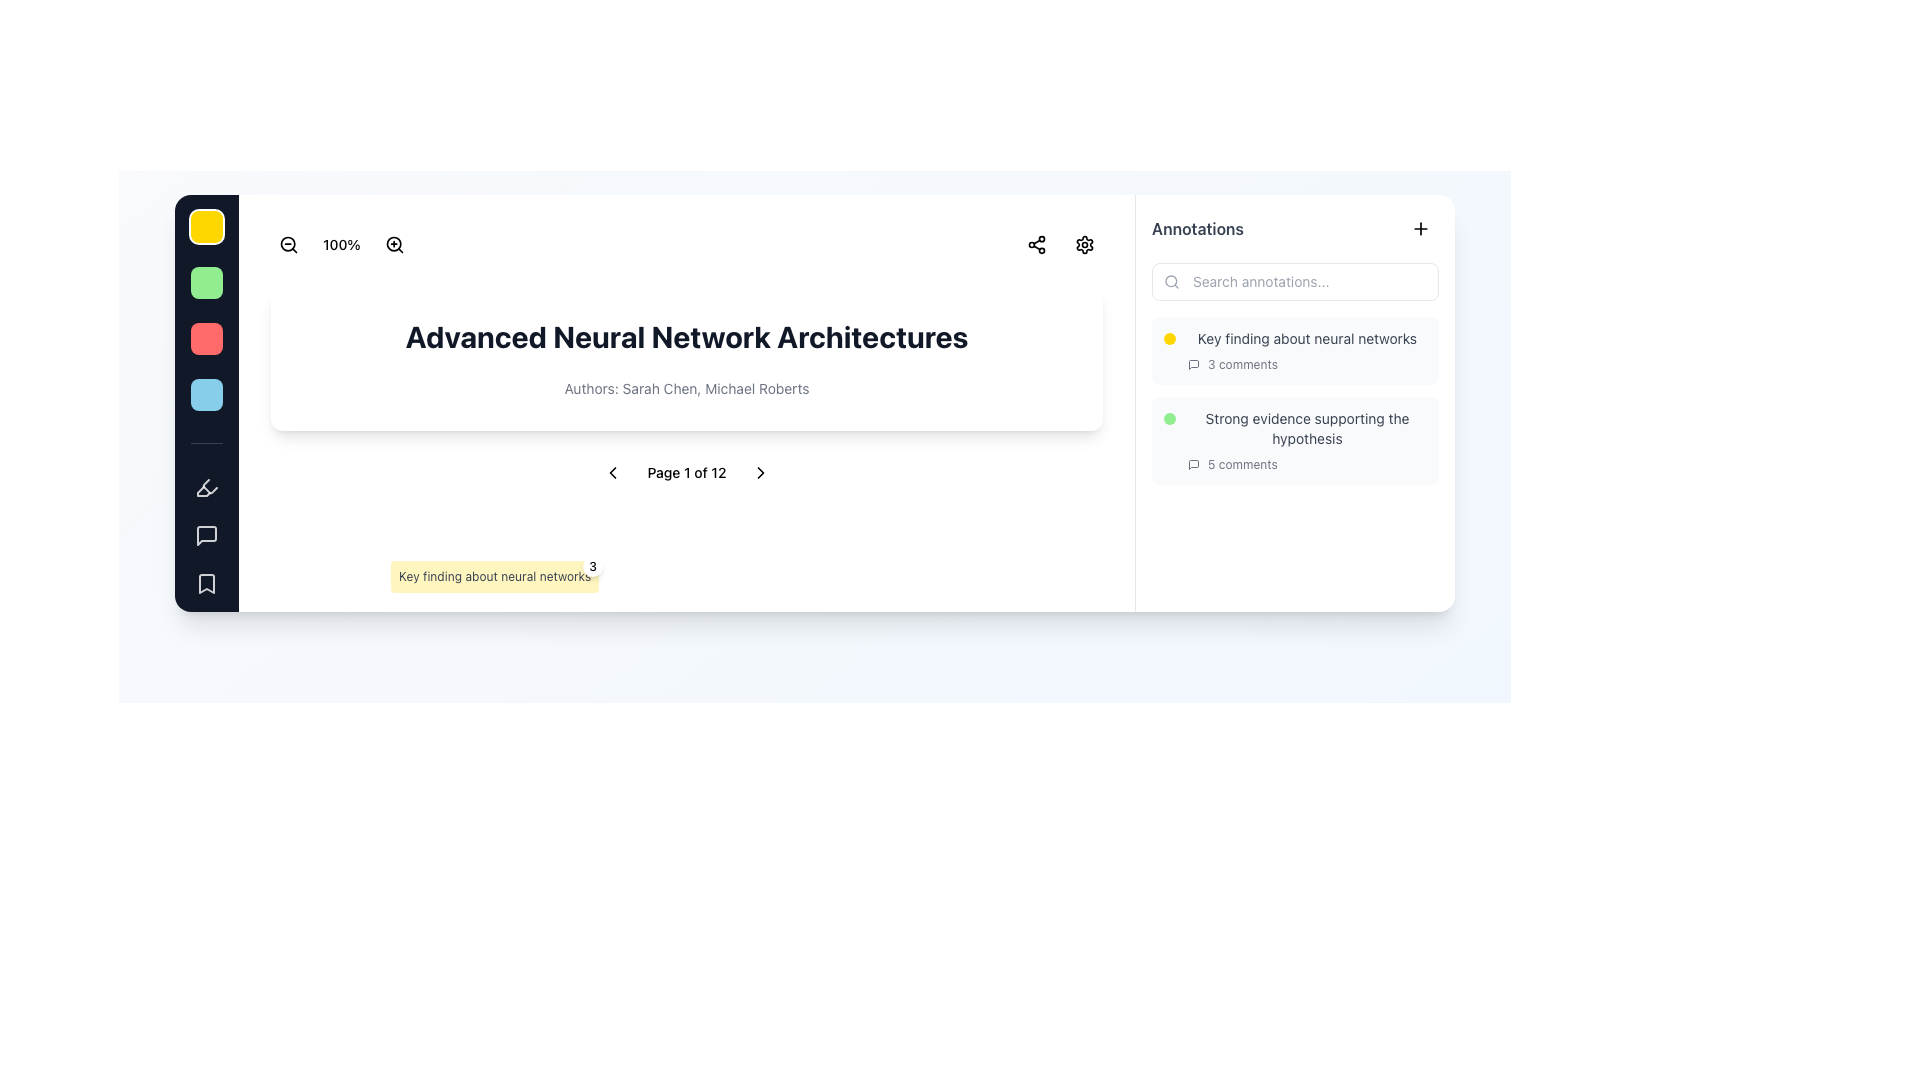 This screenshot has height=1080, width=1920. What do you see at coordinates (206, 488) in the screenshot?
I see `the highlighter icon located fifth from the top in the vertical navigation bar on the left side` at bounding box center [206, 488].